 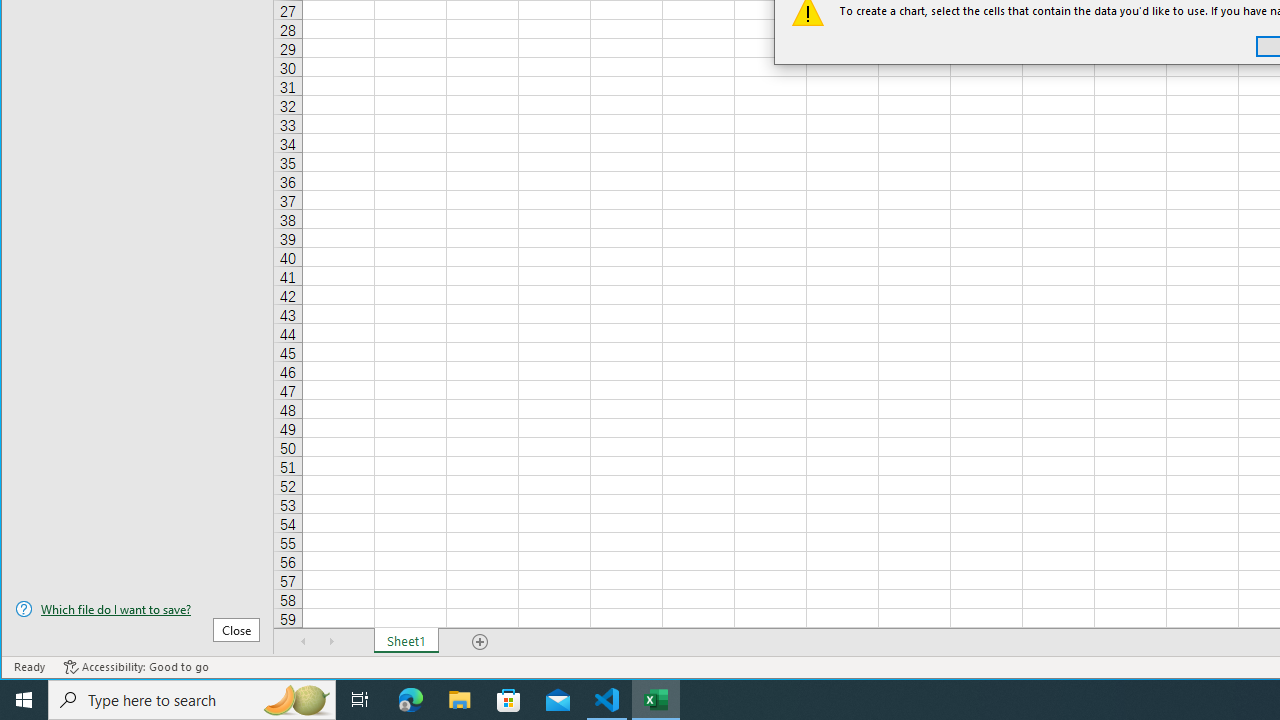 What do you see at coordinates (192, 698) in the screenshot?
I see `'Type here to search'` at bounding box center [192, 698].